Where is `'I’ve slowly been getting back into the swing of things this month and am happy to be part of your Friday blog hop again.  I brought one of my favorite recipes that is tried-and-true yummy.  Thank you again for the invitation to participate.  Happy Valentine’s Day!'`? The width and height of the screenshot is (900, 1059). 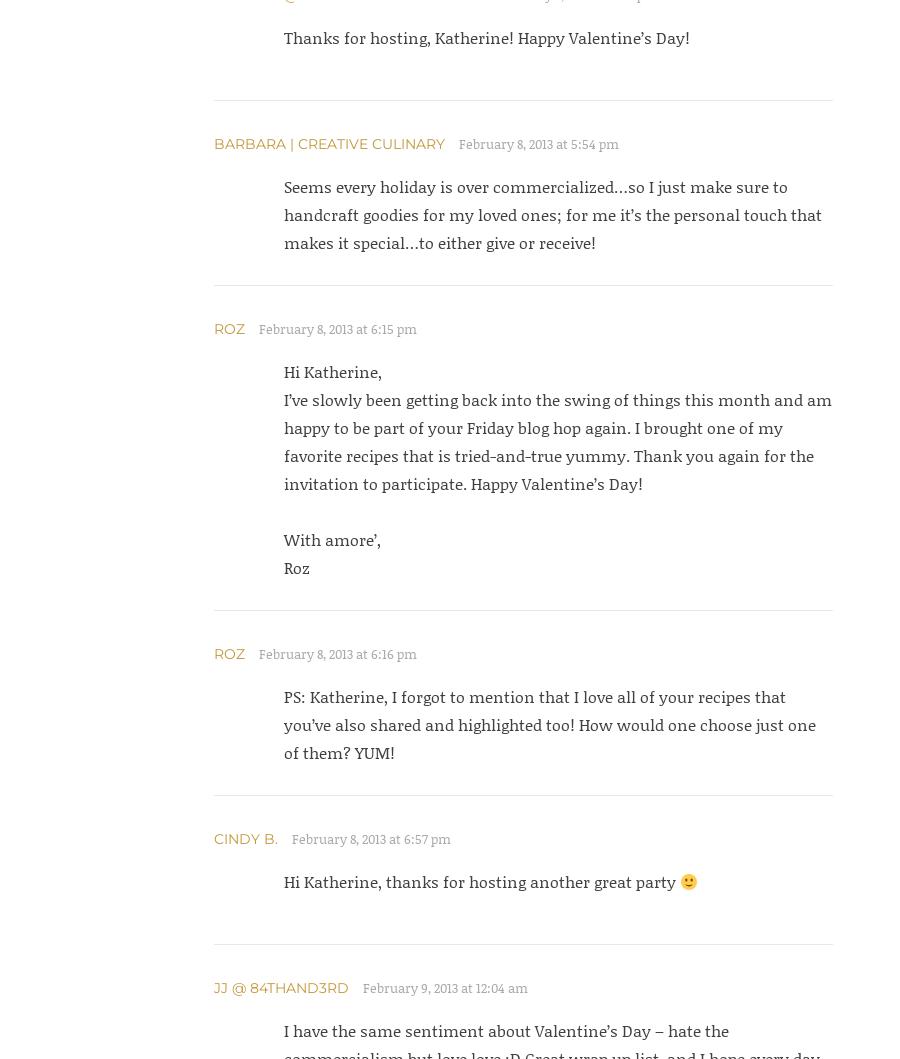
'I’ve slowly been getting back into the swing of things this month and am happy to be part of your Friday blog hop again.  I brought one of my favorite recipes that is tried-and-true yummy.  Thank you again for the invitation to participate.  Happy Valentine’s Day!' is located at coordinates (556, 441).